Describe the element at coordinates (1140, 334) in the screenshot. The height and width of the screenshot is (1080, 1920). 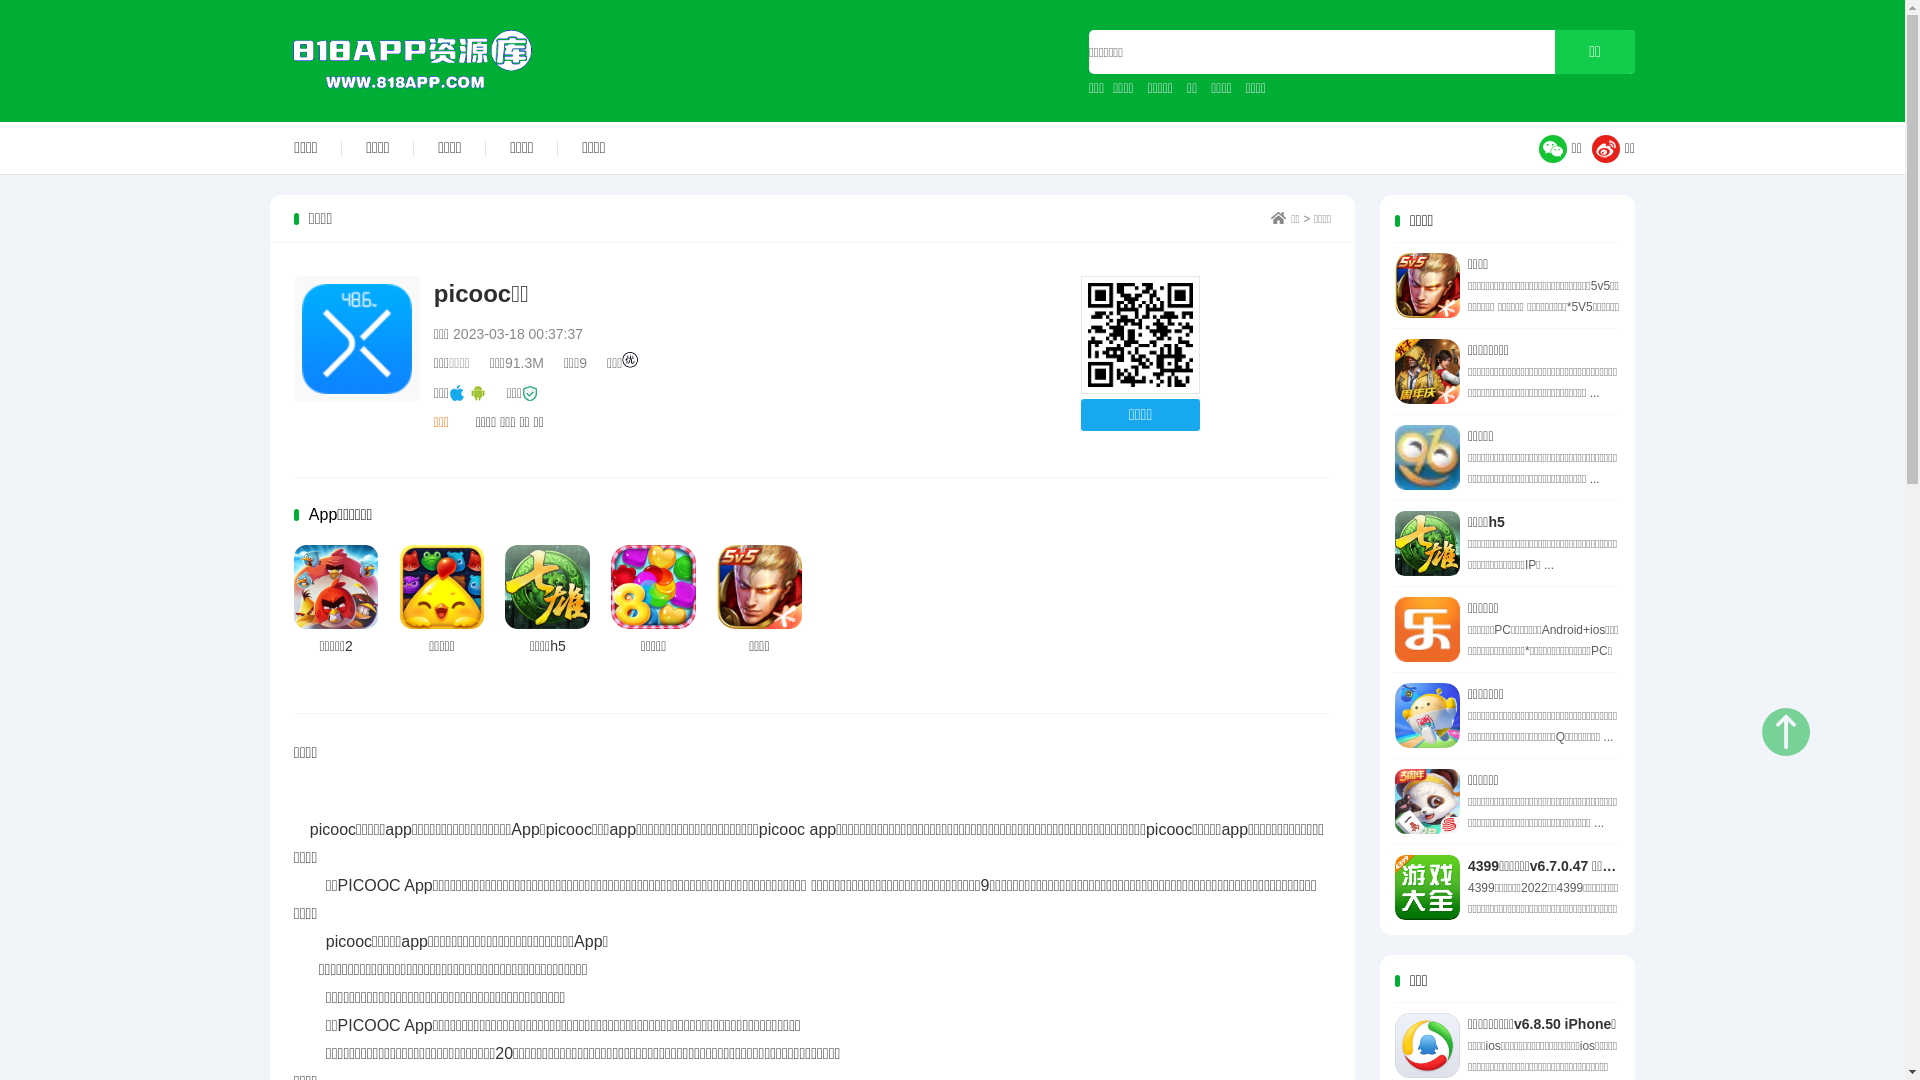
I see `'http://www.818app.com'` at that location.